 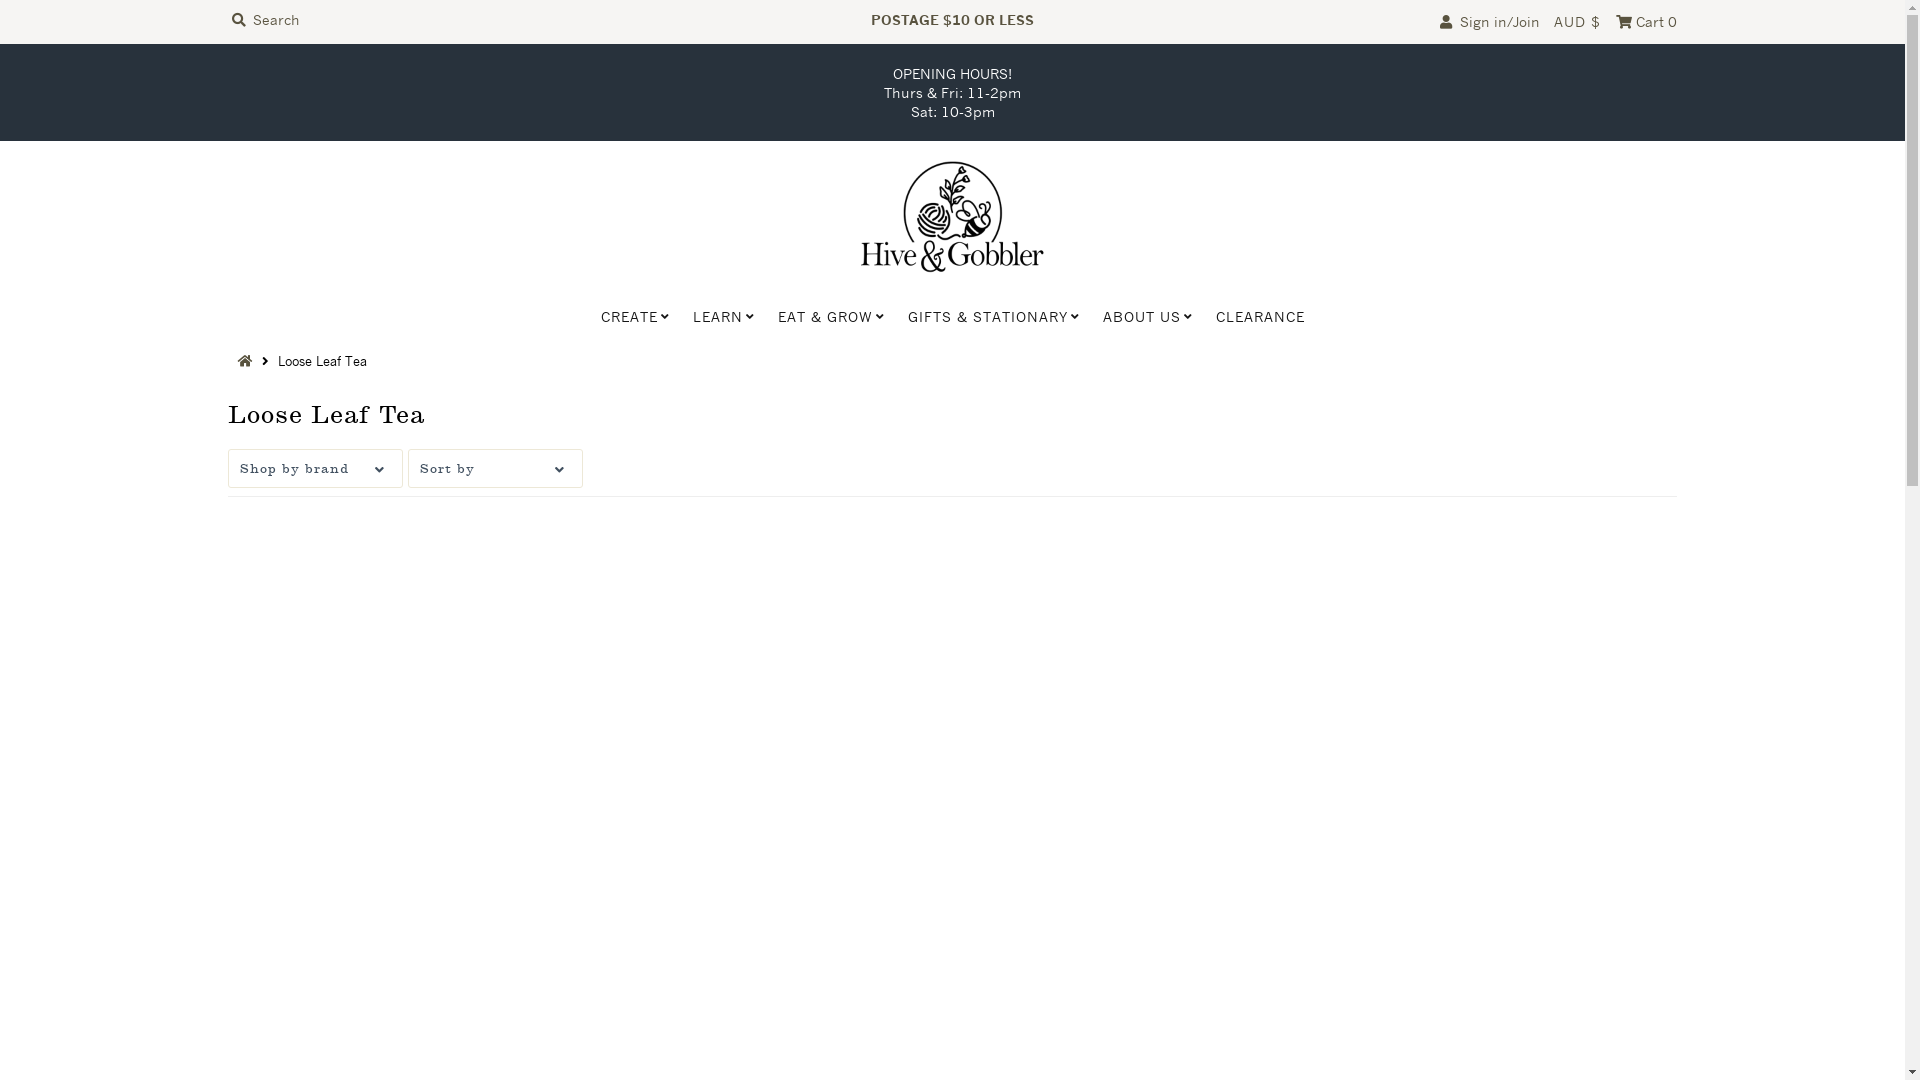 What do you see at coordinates (1646, 22) in the screenshot?
I see `' Cart 0'` at bounding box center [1646, 22].